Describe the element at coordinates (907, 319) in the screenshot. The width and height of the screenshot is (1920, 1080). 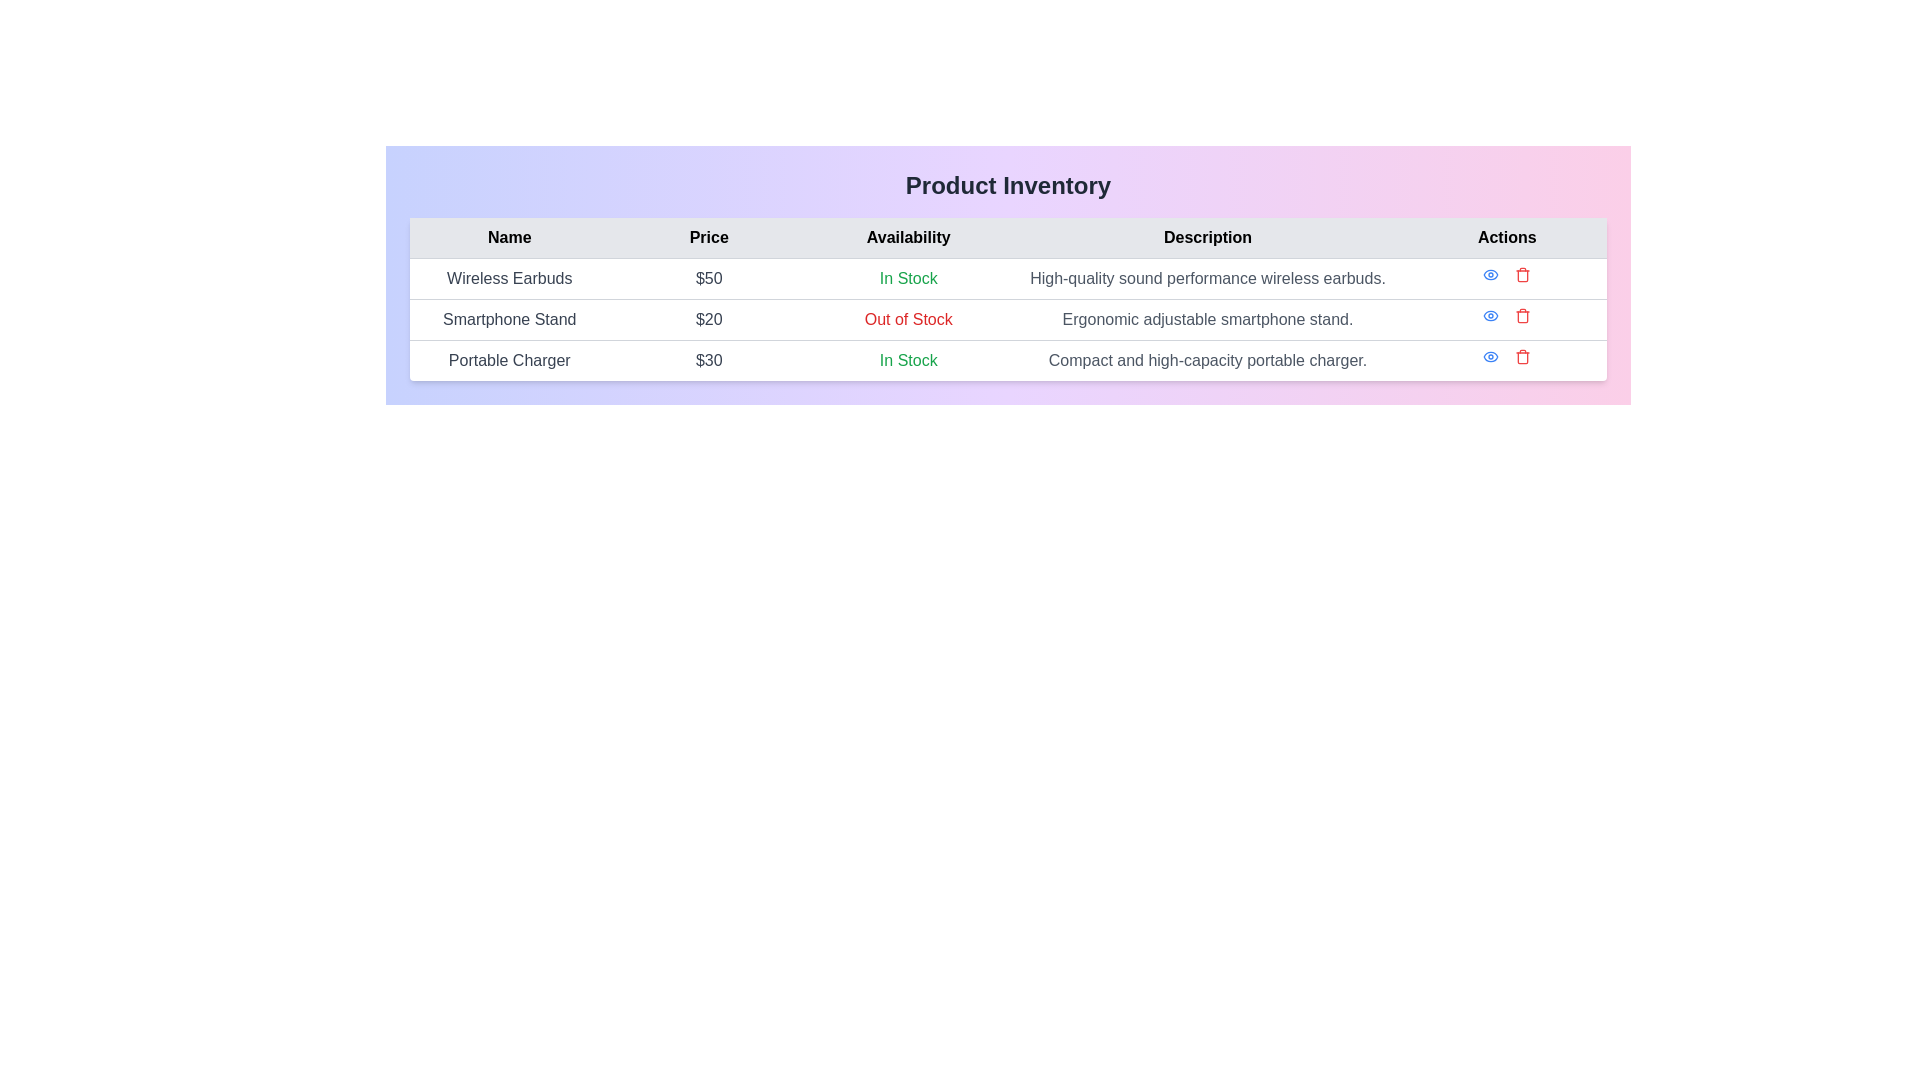
I see `the availability status text label indicating that the 'Smartphone Stand' product is unavailable, located in the third column of the second row of the product inventory table` at that location.